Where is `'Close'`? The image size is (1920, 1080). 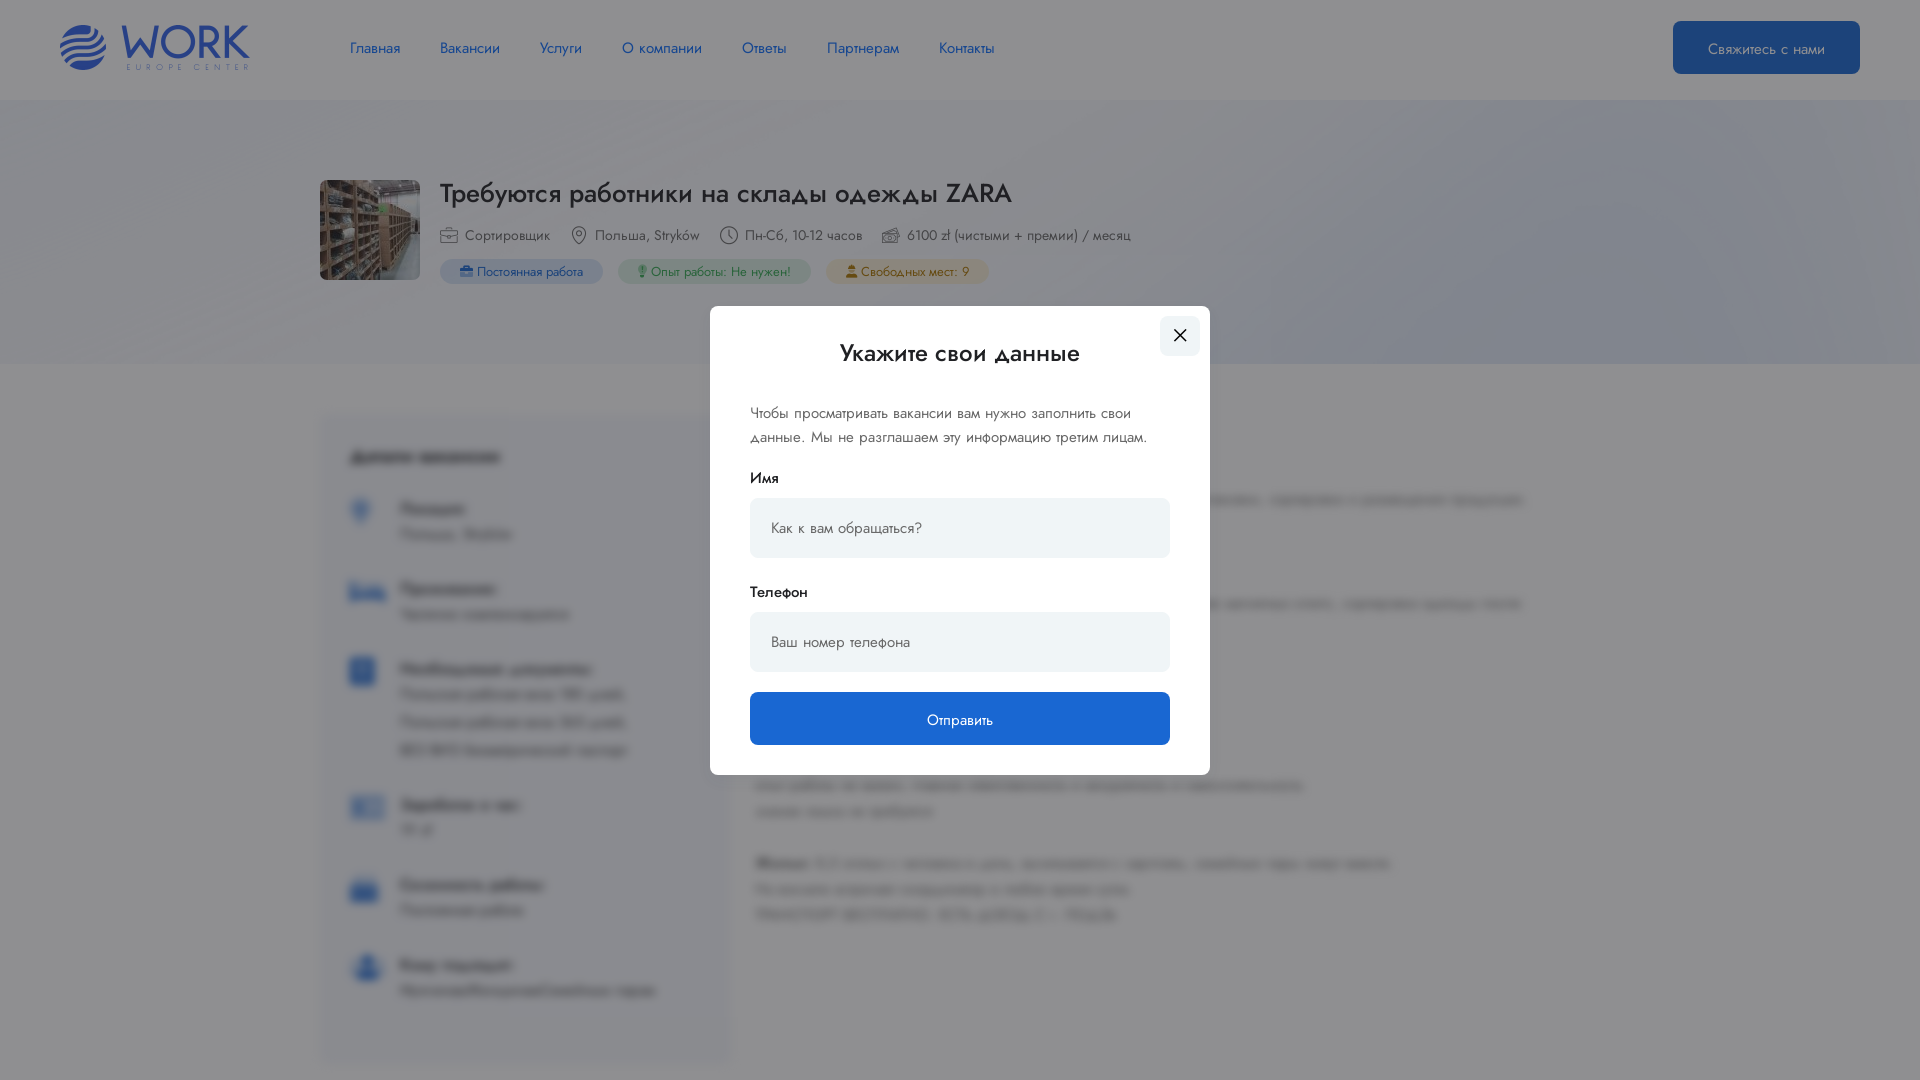
'Close' is located at coordinates (1180, 334).